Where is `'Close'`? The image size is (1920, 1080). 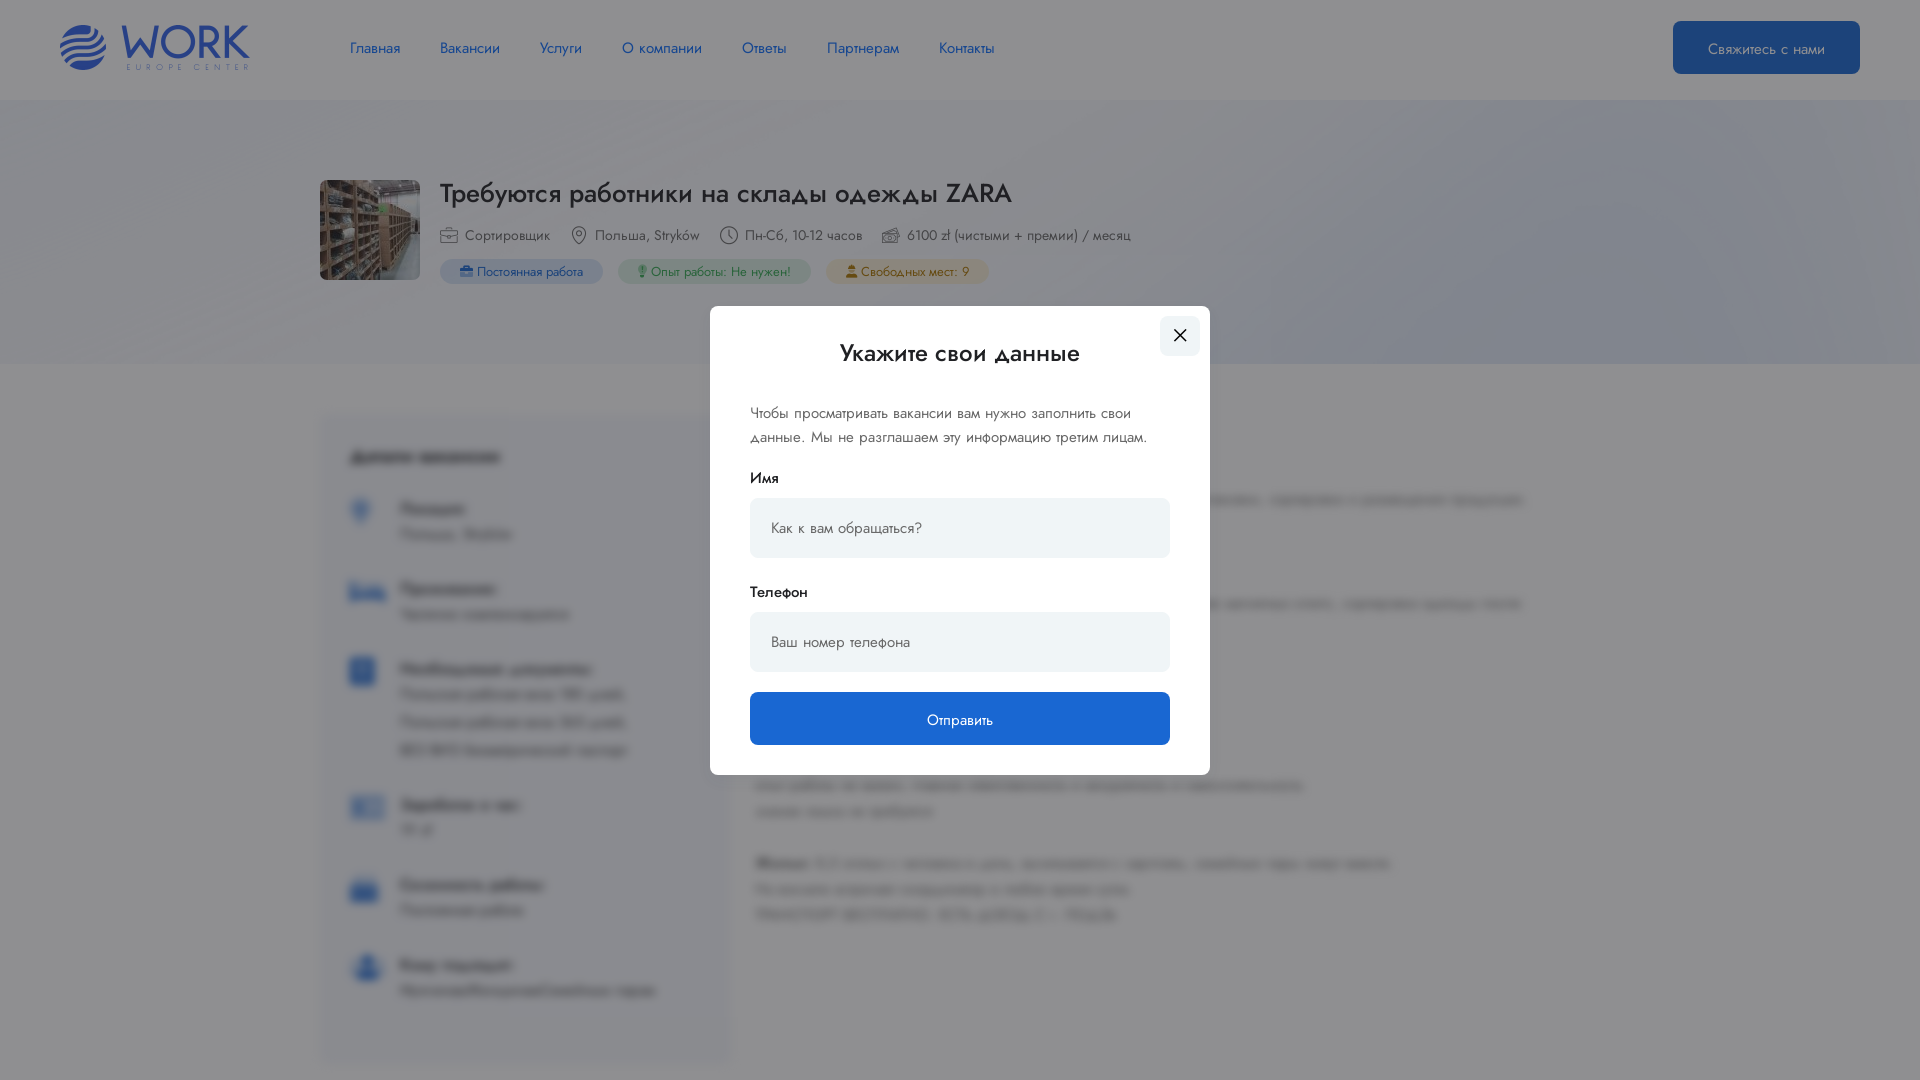
'Close' is located at coordinates (1180, 334).